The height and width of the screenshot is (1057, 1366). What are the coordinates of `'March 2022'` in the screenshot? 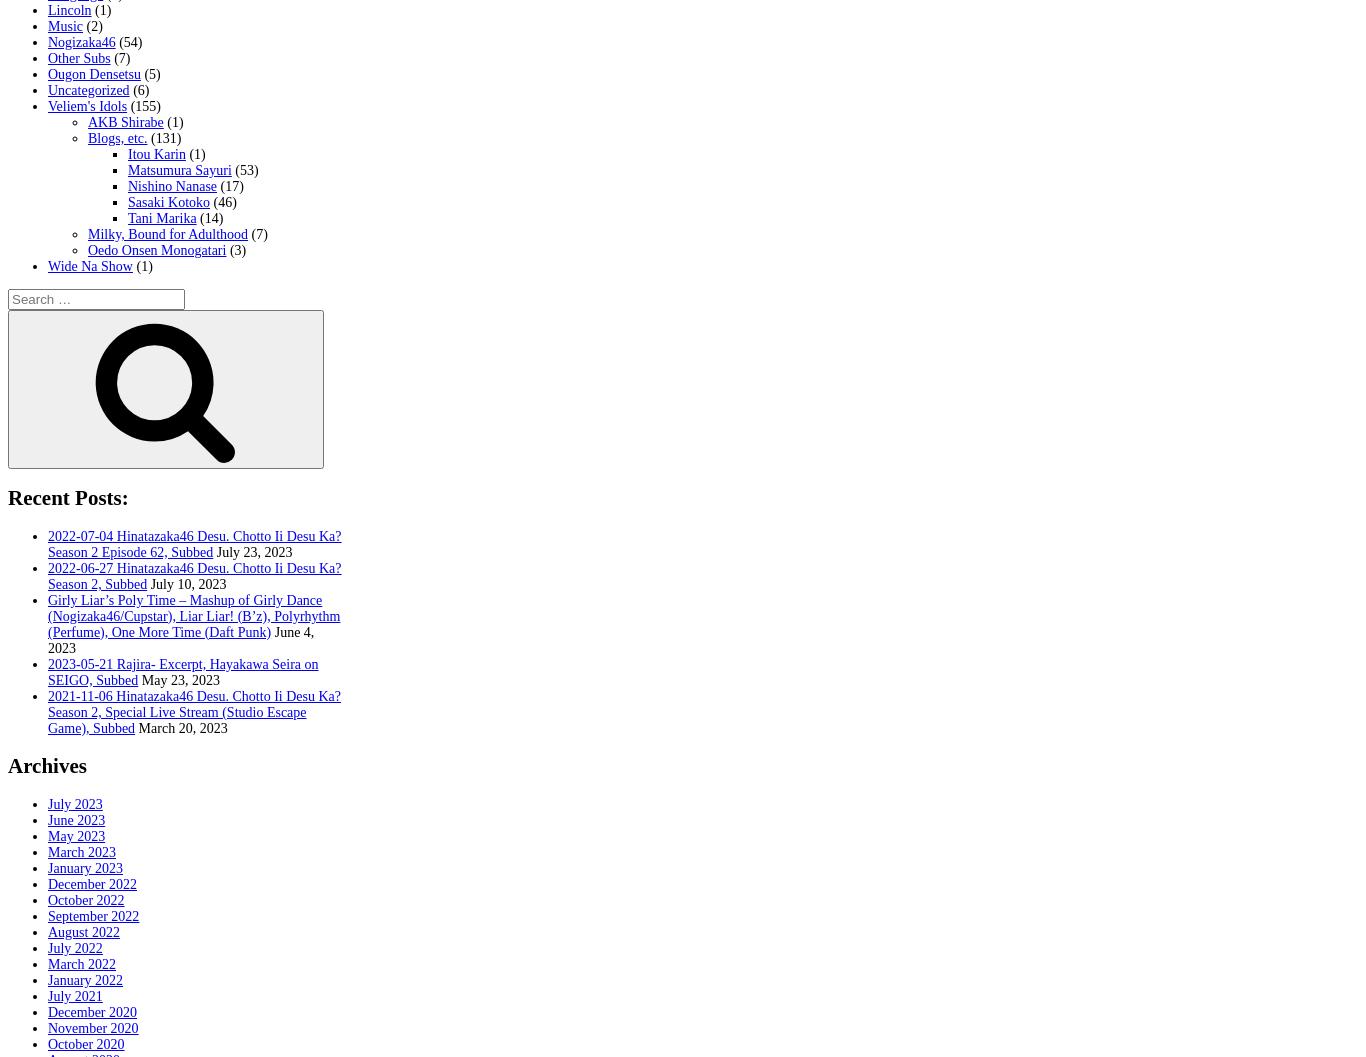 It's located at (47, 963).